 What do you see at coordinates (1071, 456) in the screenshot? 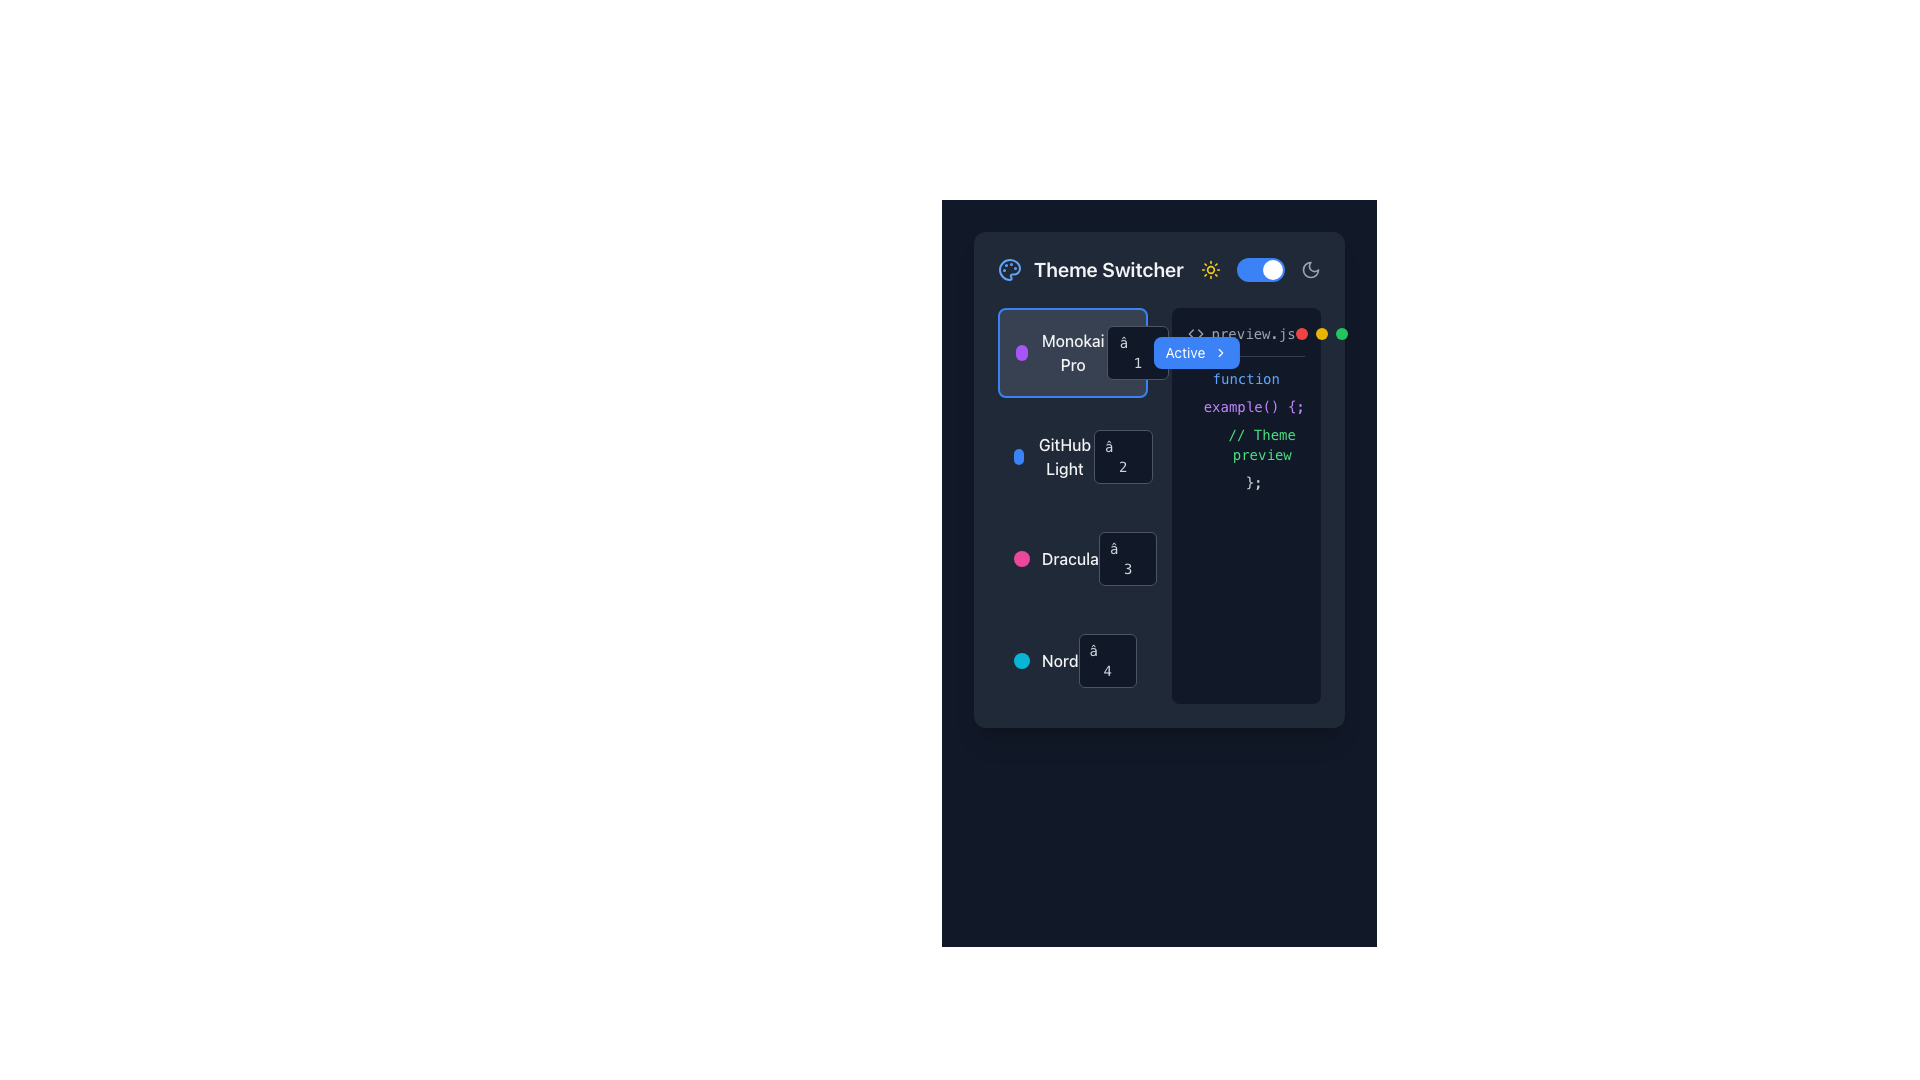
I see `the 'GitHub Light' selectable theme option, which is the second item in the theme selector interface` at bounding box center [1071, 456].